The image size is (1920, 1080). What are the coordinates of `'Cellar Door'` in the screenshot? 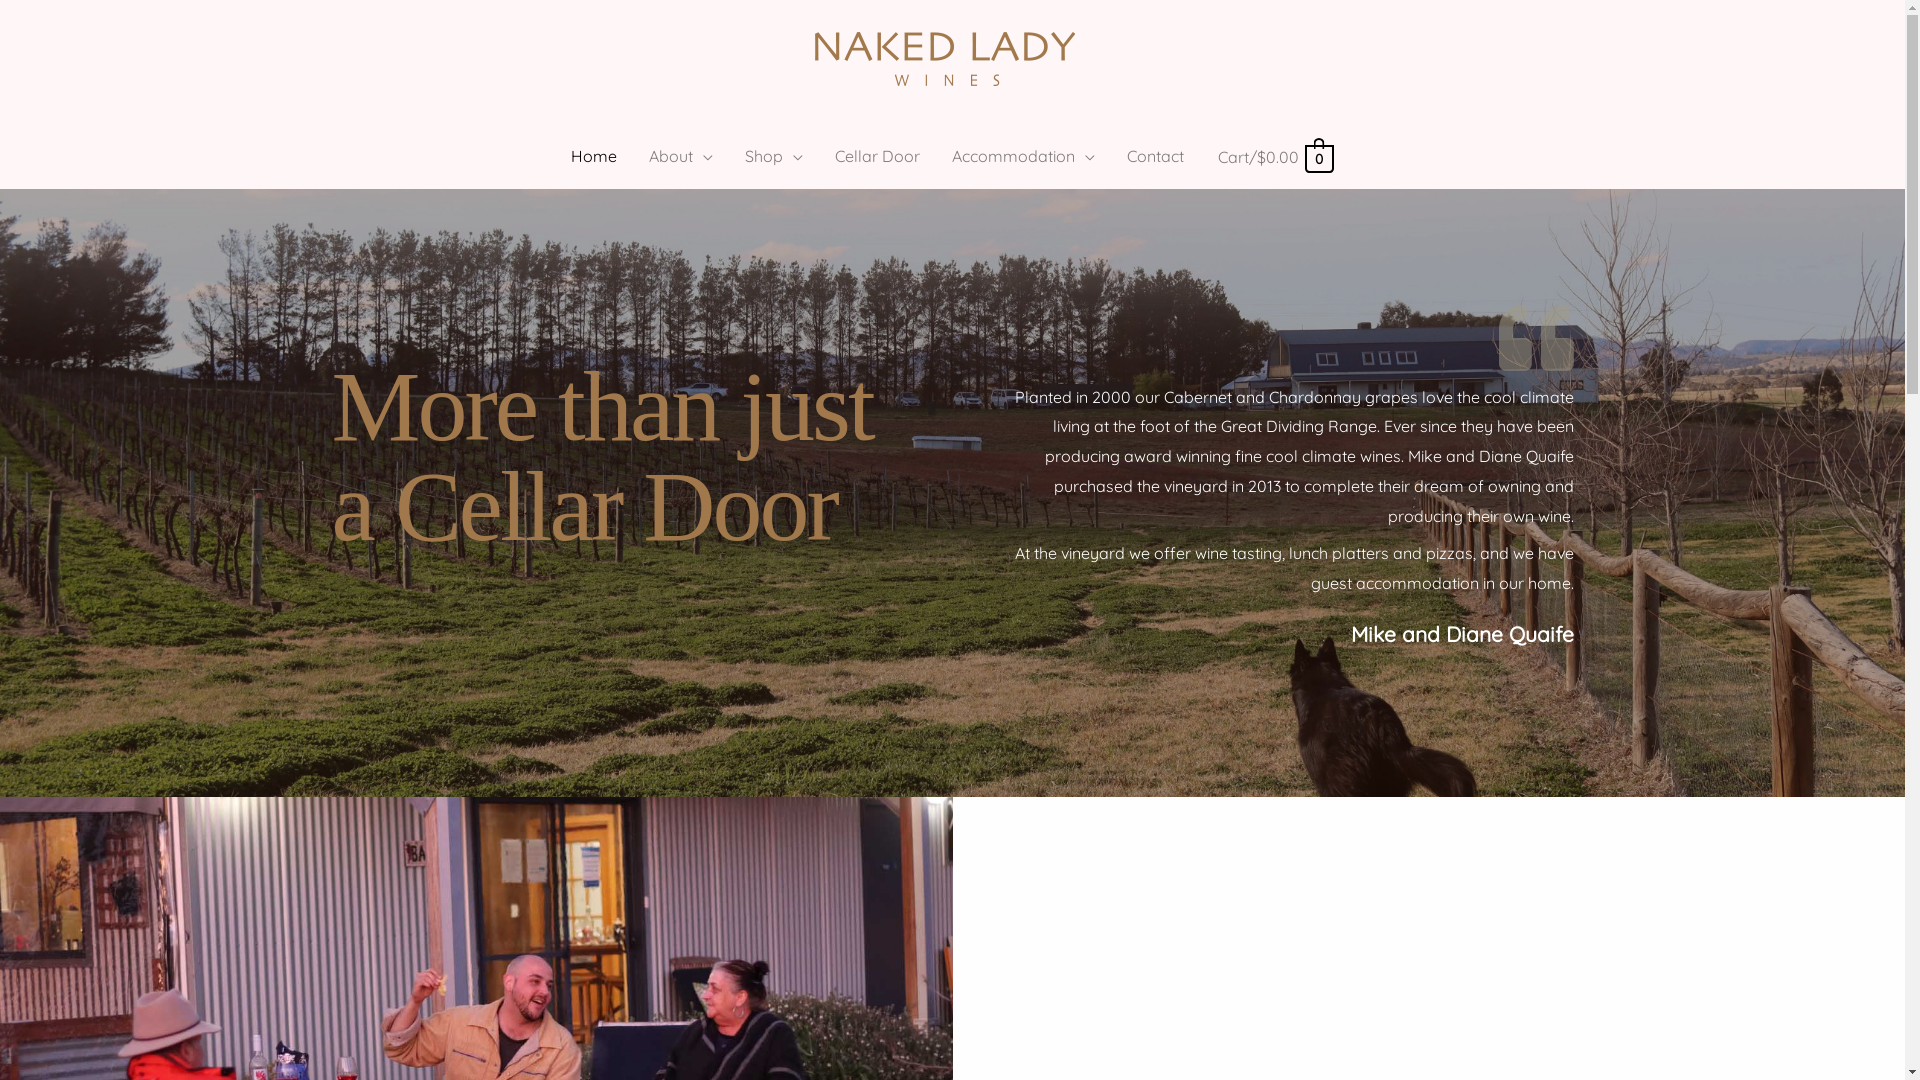 It's located at (877, 154).